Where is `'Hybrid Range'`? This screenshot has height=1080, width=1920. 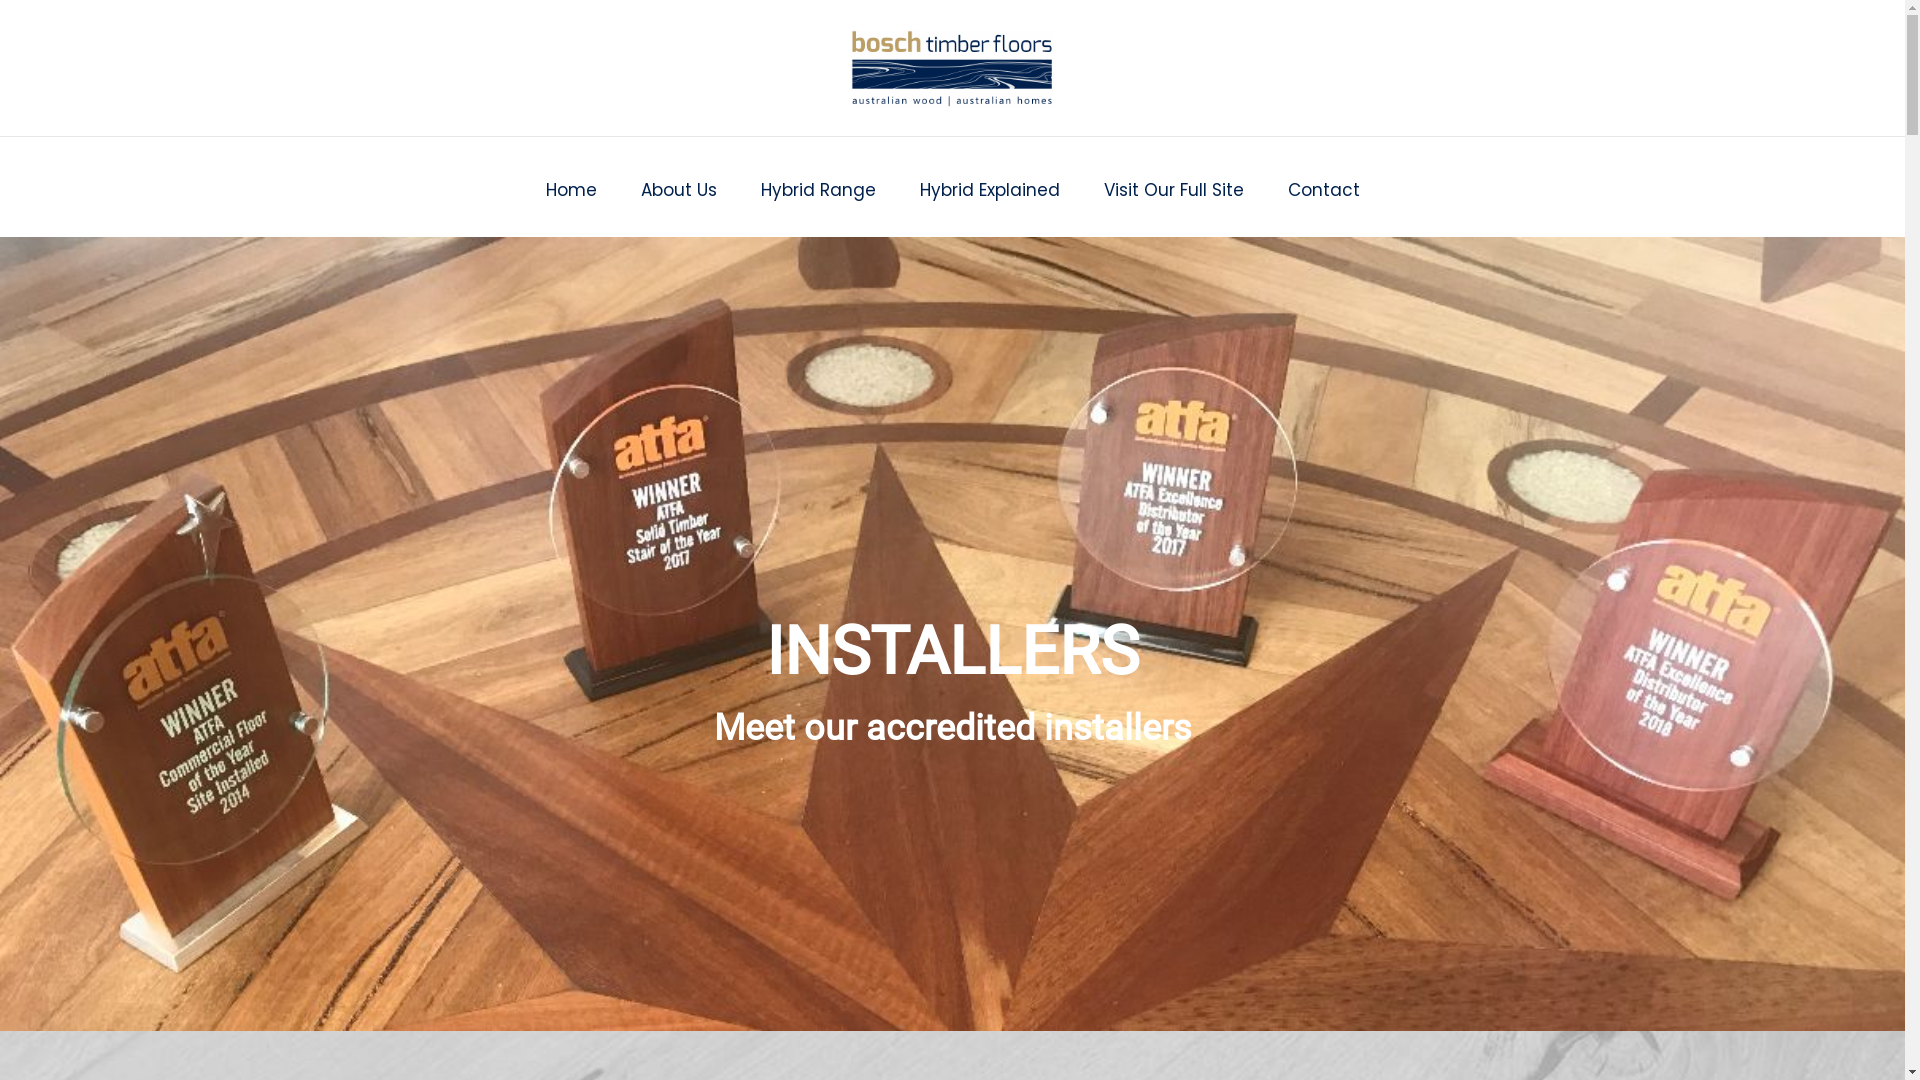
'Hybrid Range' is located at coordinates (817, 185).